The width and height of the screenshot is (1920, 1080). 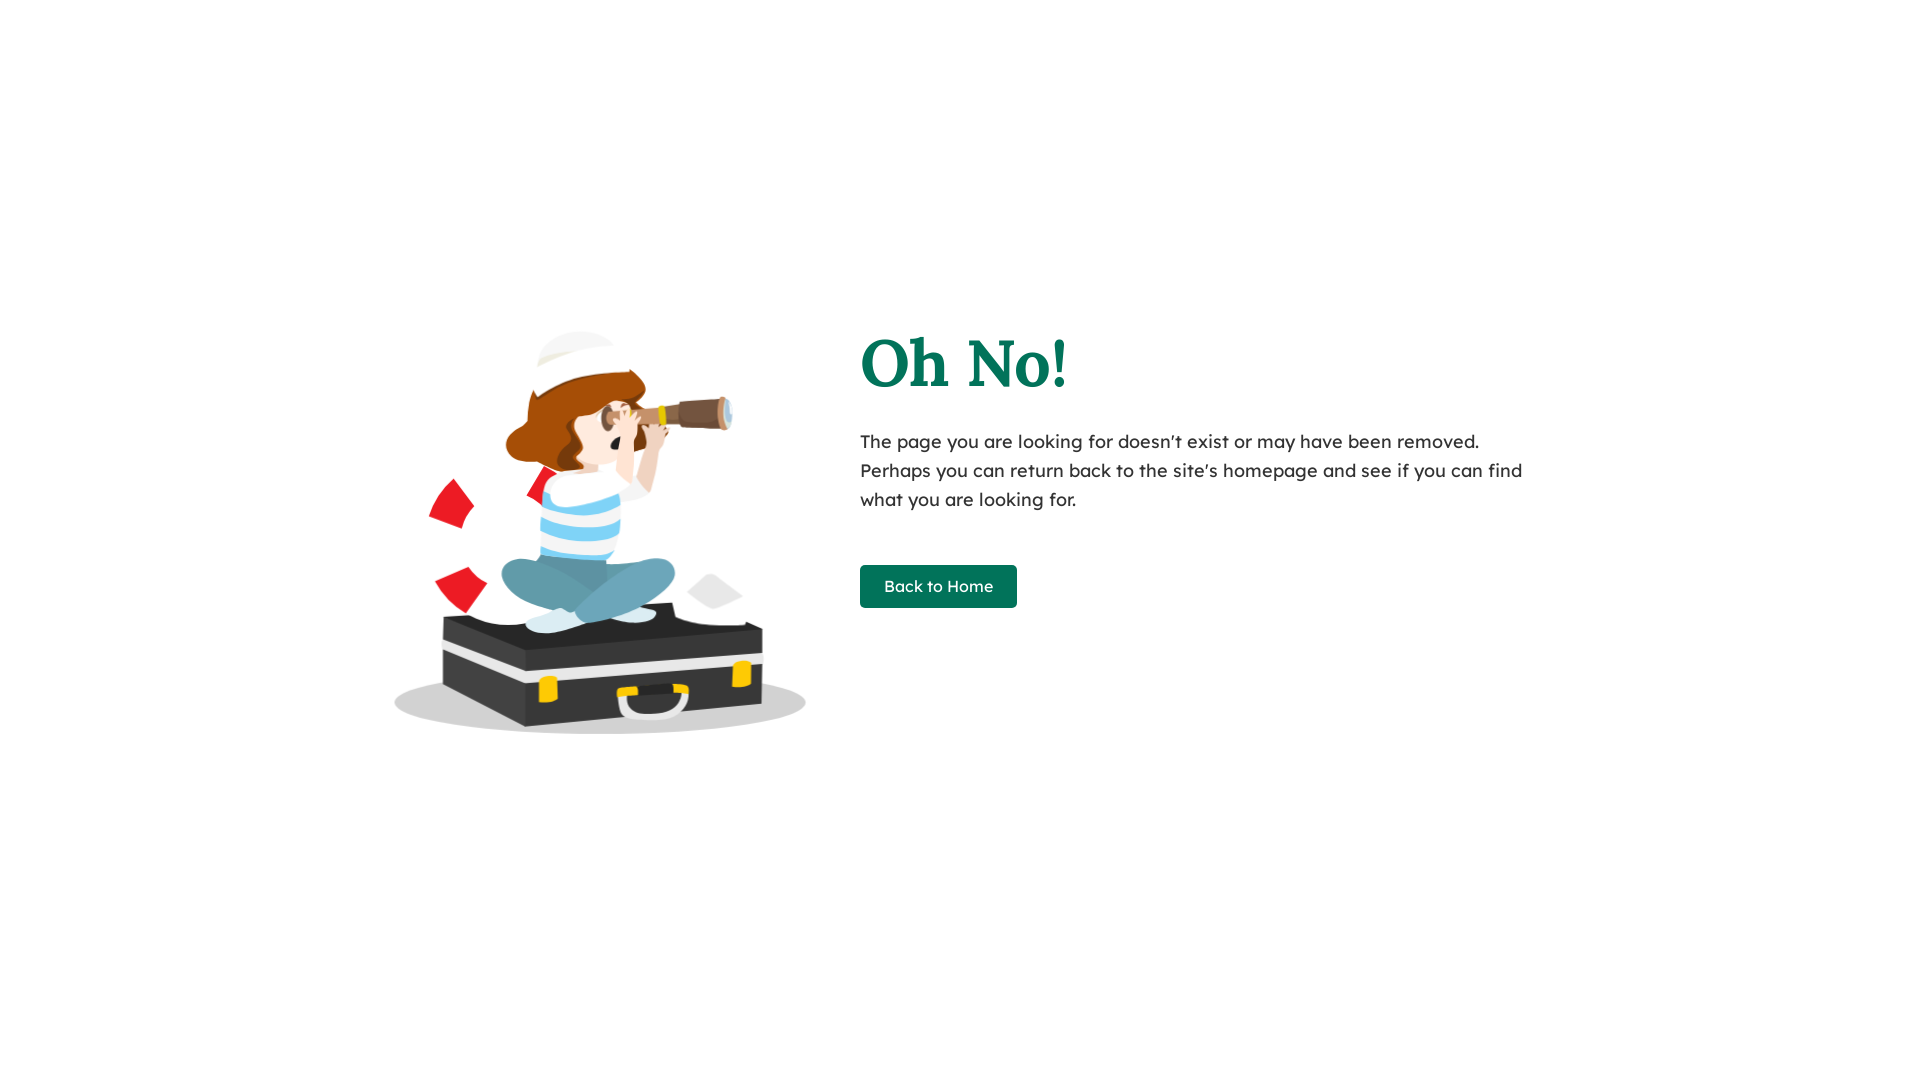 I want to click on 'Back to Home', so click(x=937, y=585).